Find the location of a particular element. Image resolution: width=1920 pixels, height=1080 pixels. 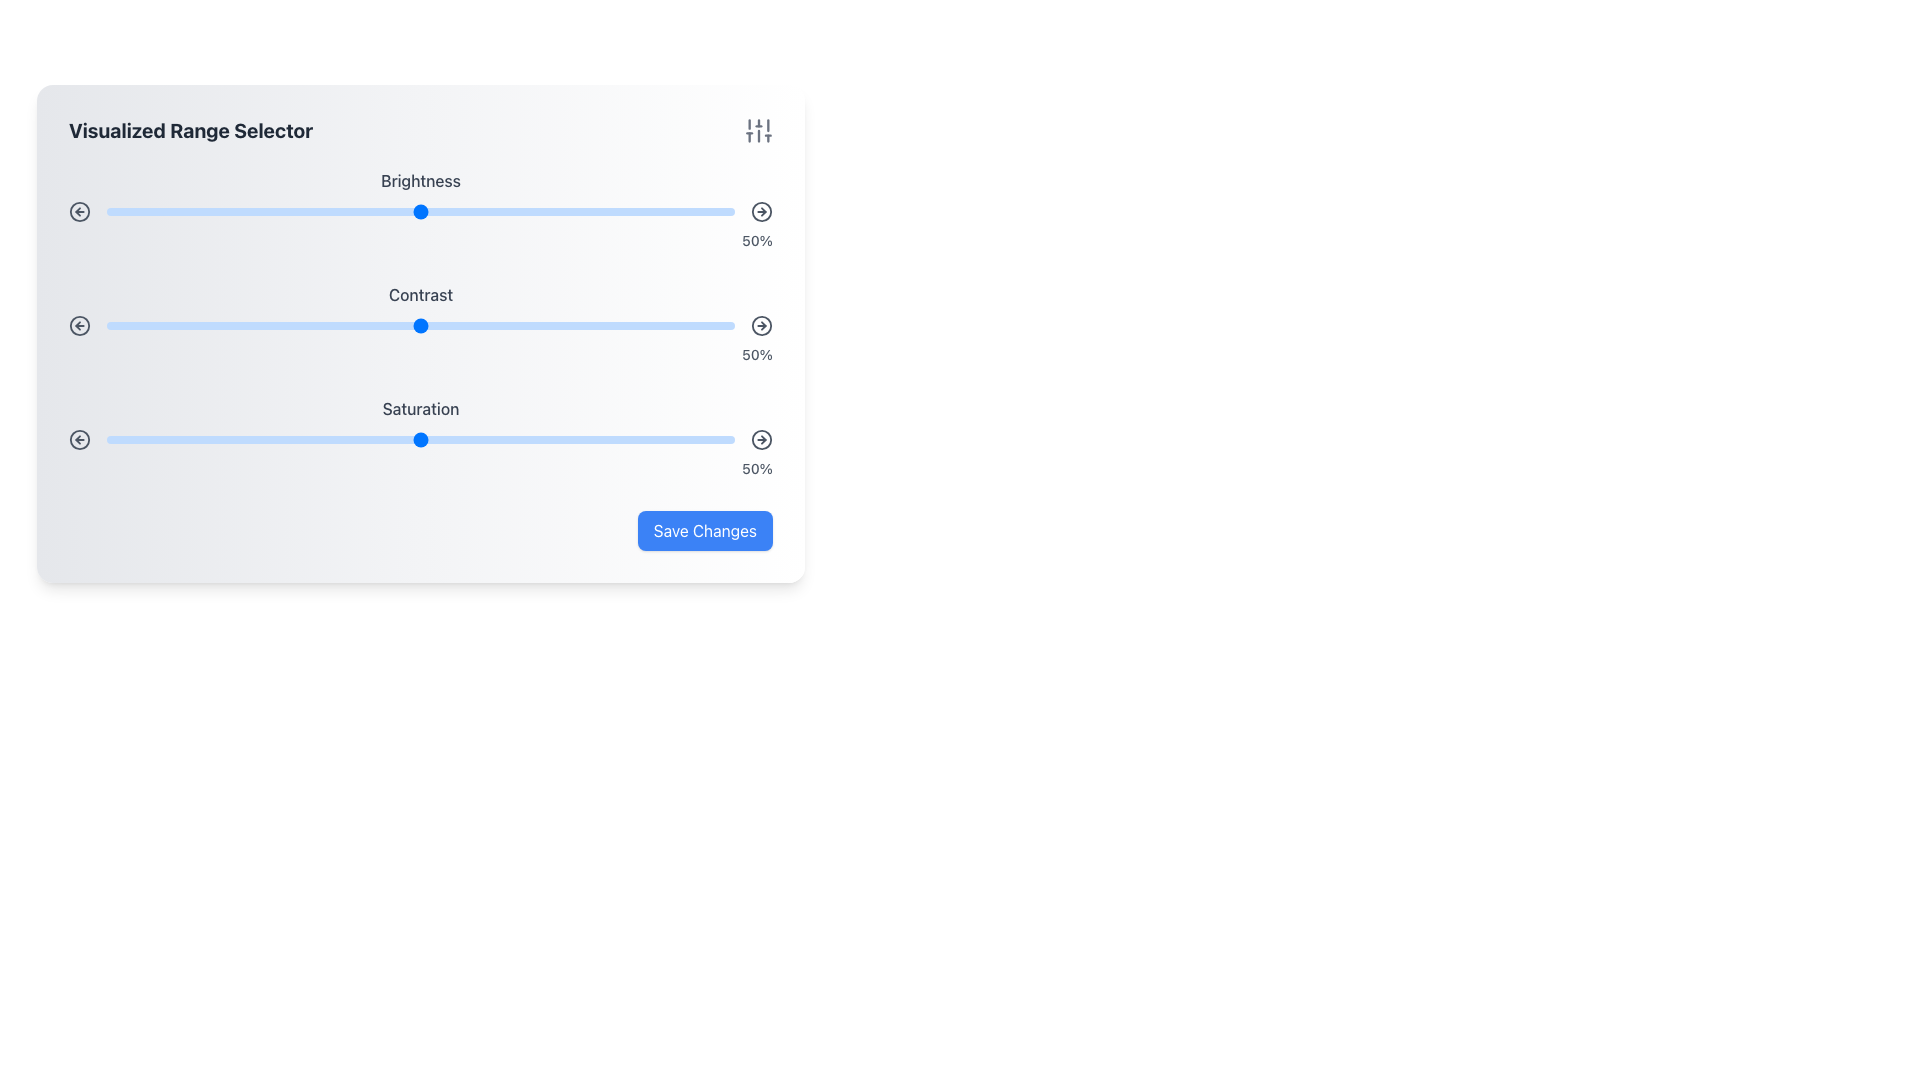

contrast is located at coordinates (244, 325).